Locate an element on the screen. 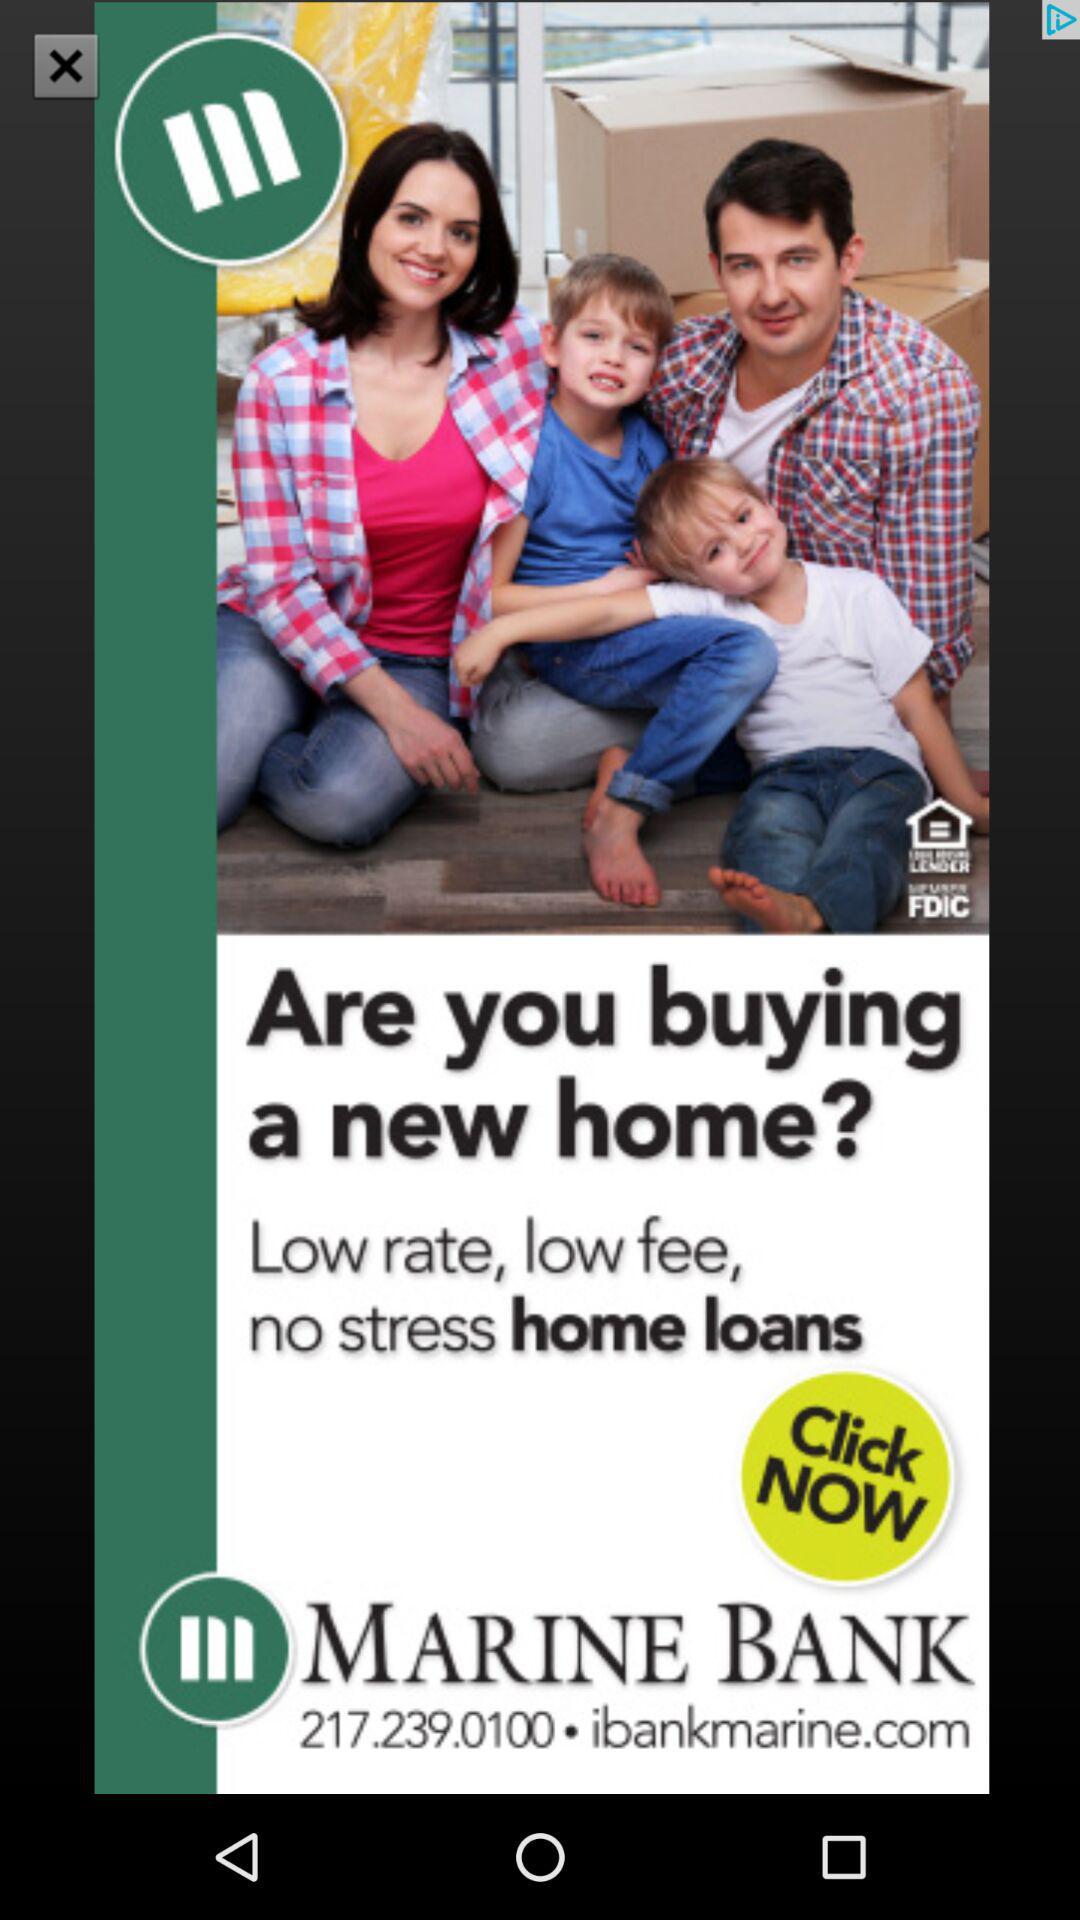  the close icon is located at coordinates (64, 70).